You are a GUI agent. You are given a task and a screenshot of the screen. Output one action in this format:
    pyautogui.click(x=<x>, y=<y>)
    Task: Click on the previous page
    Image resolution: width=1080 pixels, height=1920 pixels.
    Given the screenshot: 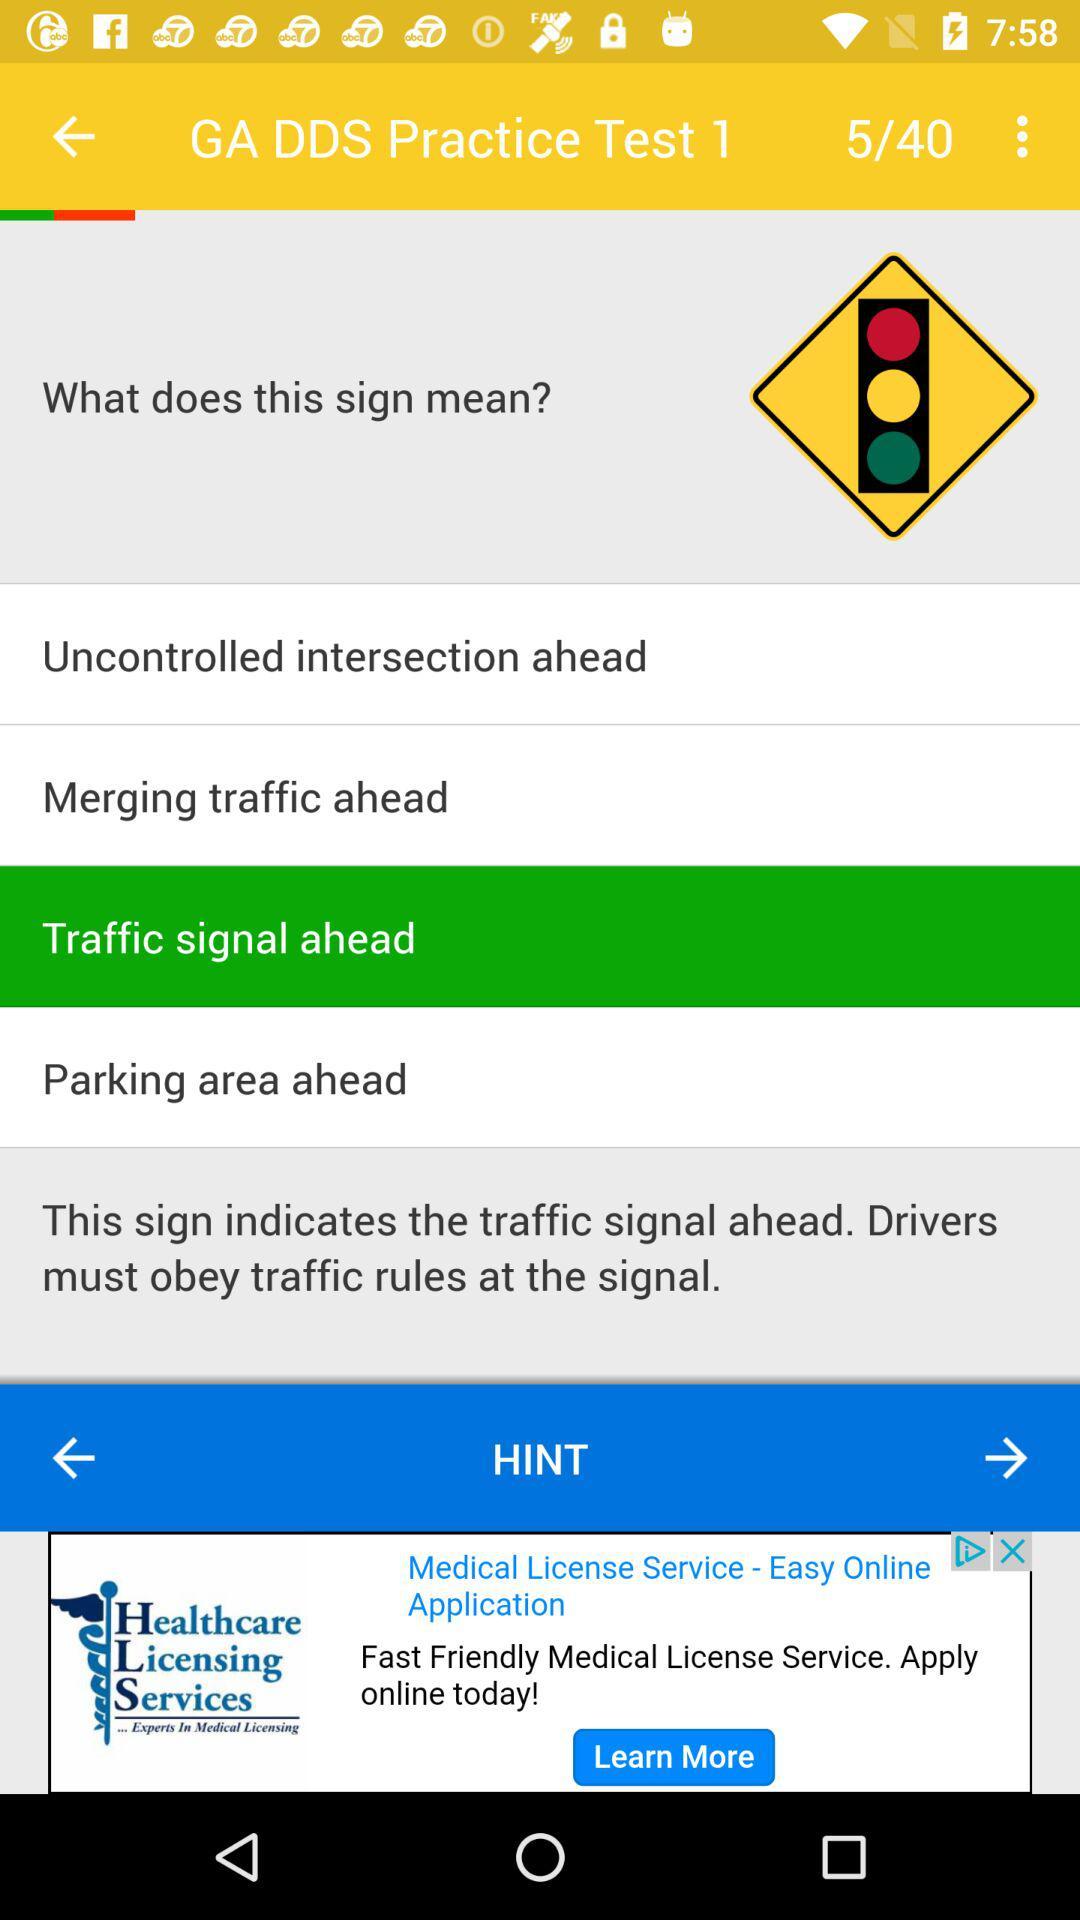 What is the action you would take?
    pyautogui.click(x=72, y=135)
    